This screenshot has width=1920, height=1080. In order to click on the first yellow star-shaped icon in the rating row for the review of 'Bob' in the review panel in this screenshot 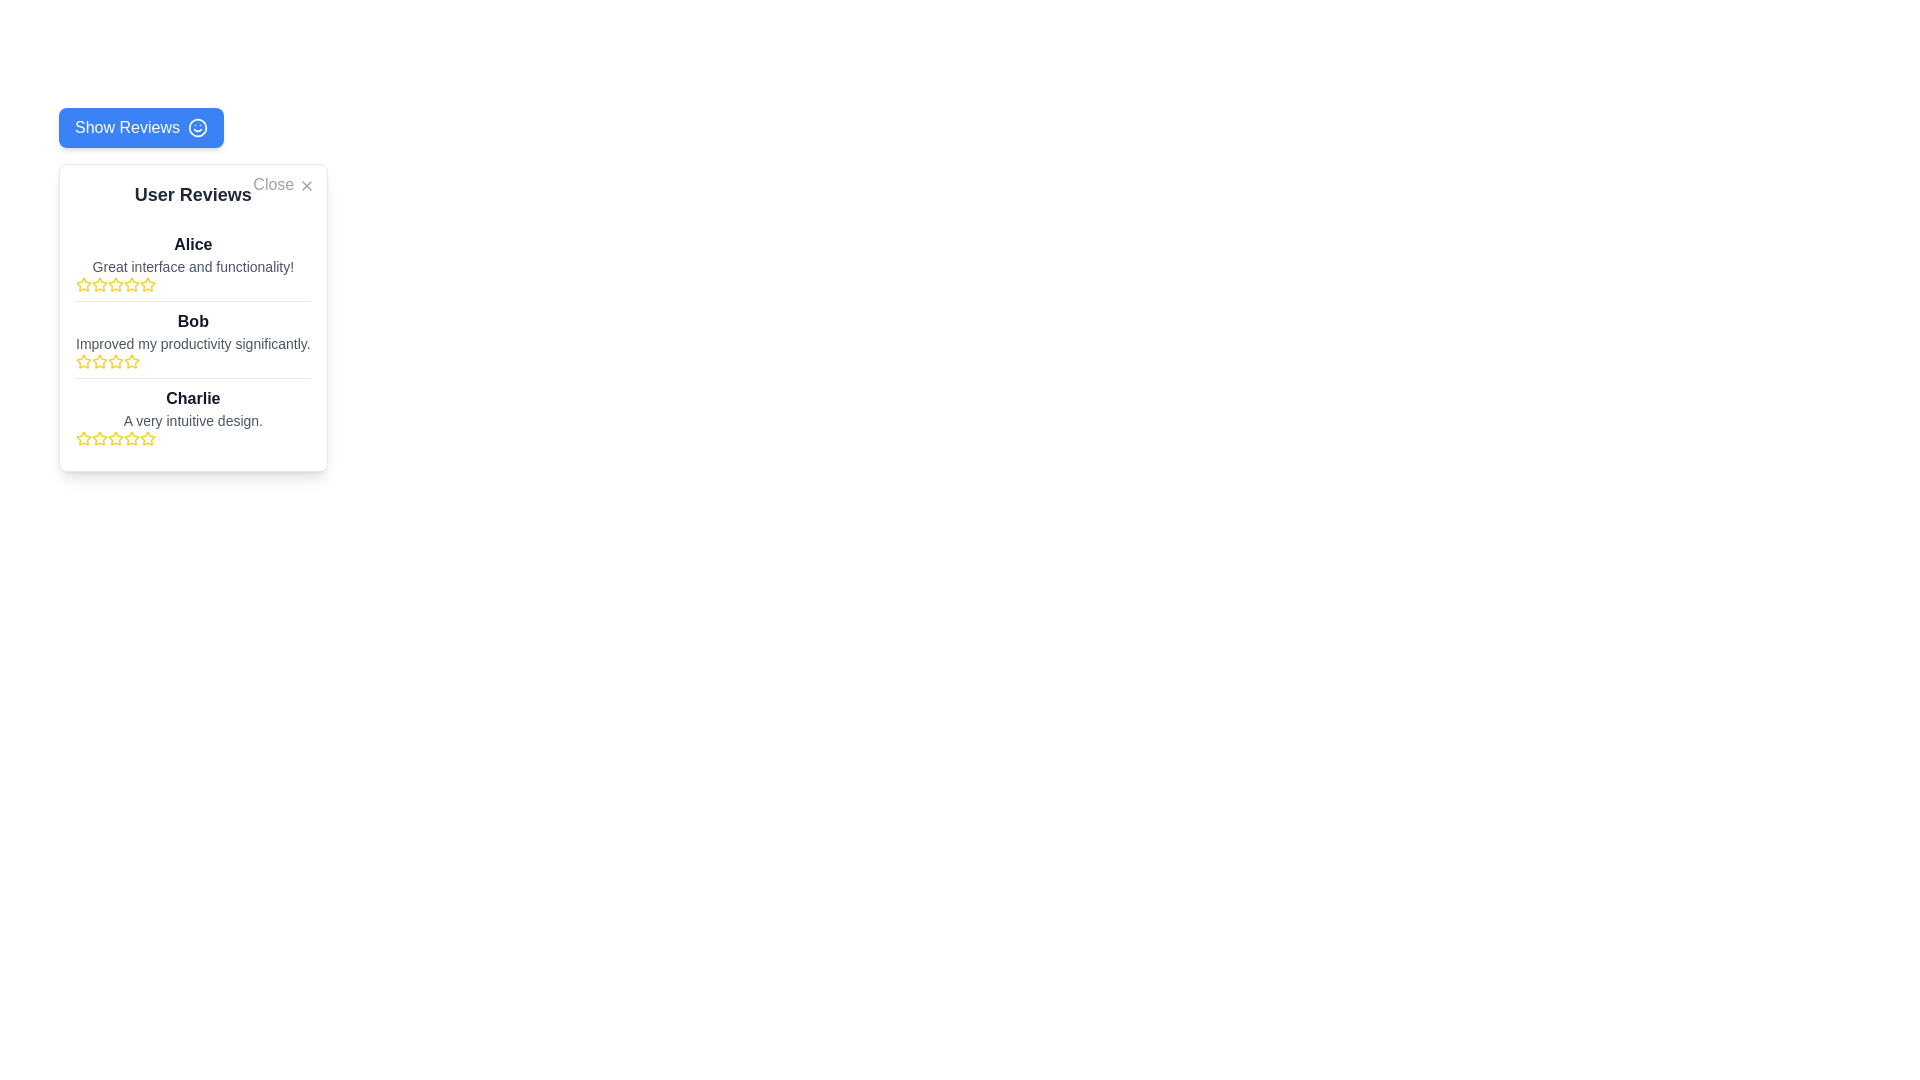, I will do `click(82, 362)`.